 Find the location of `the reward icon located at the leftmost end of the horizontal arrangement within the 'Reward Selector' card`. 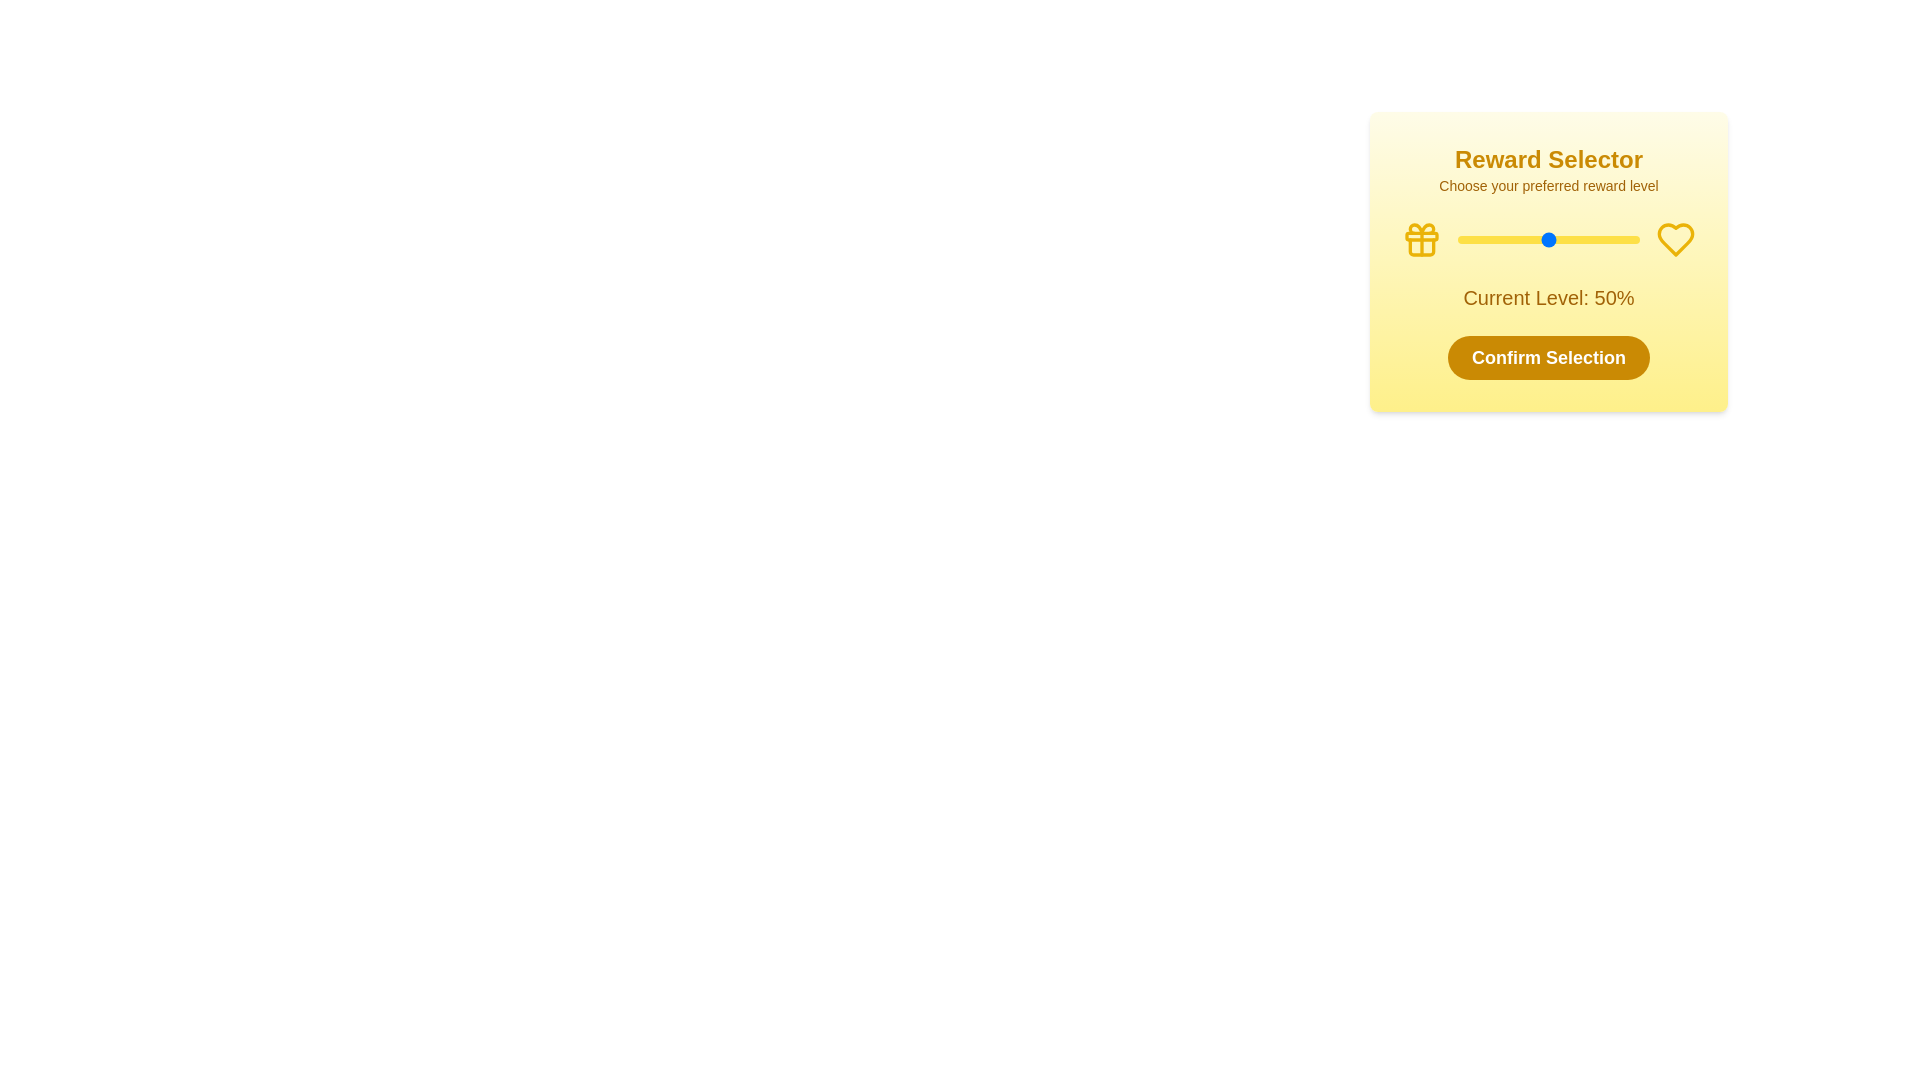

the reward icon located at the leftmost end of the horizontal arrangement within the 'Reward Selector' card is located at coordinates (1420, 238).